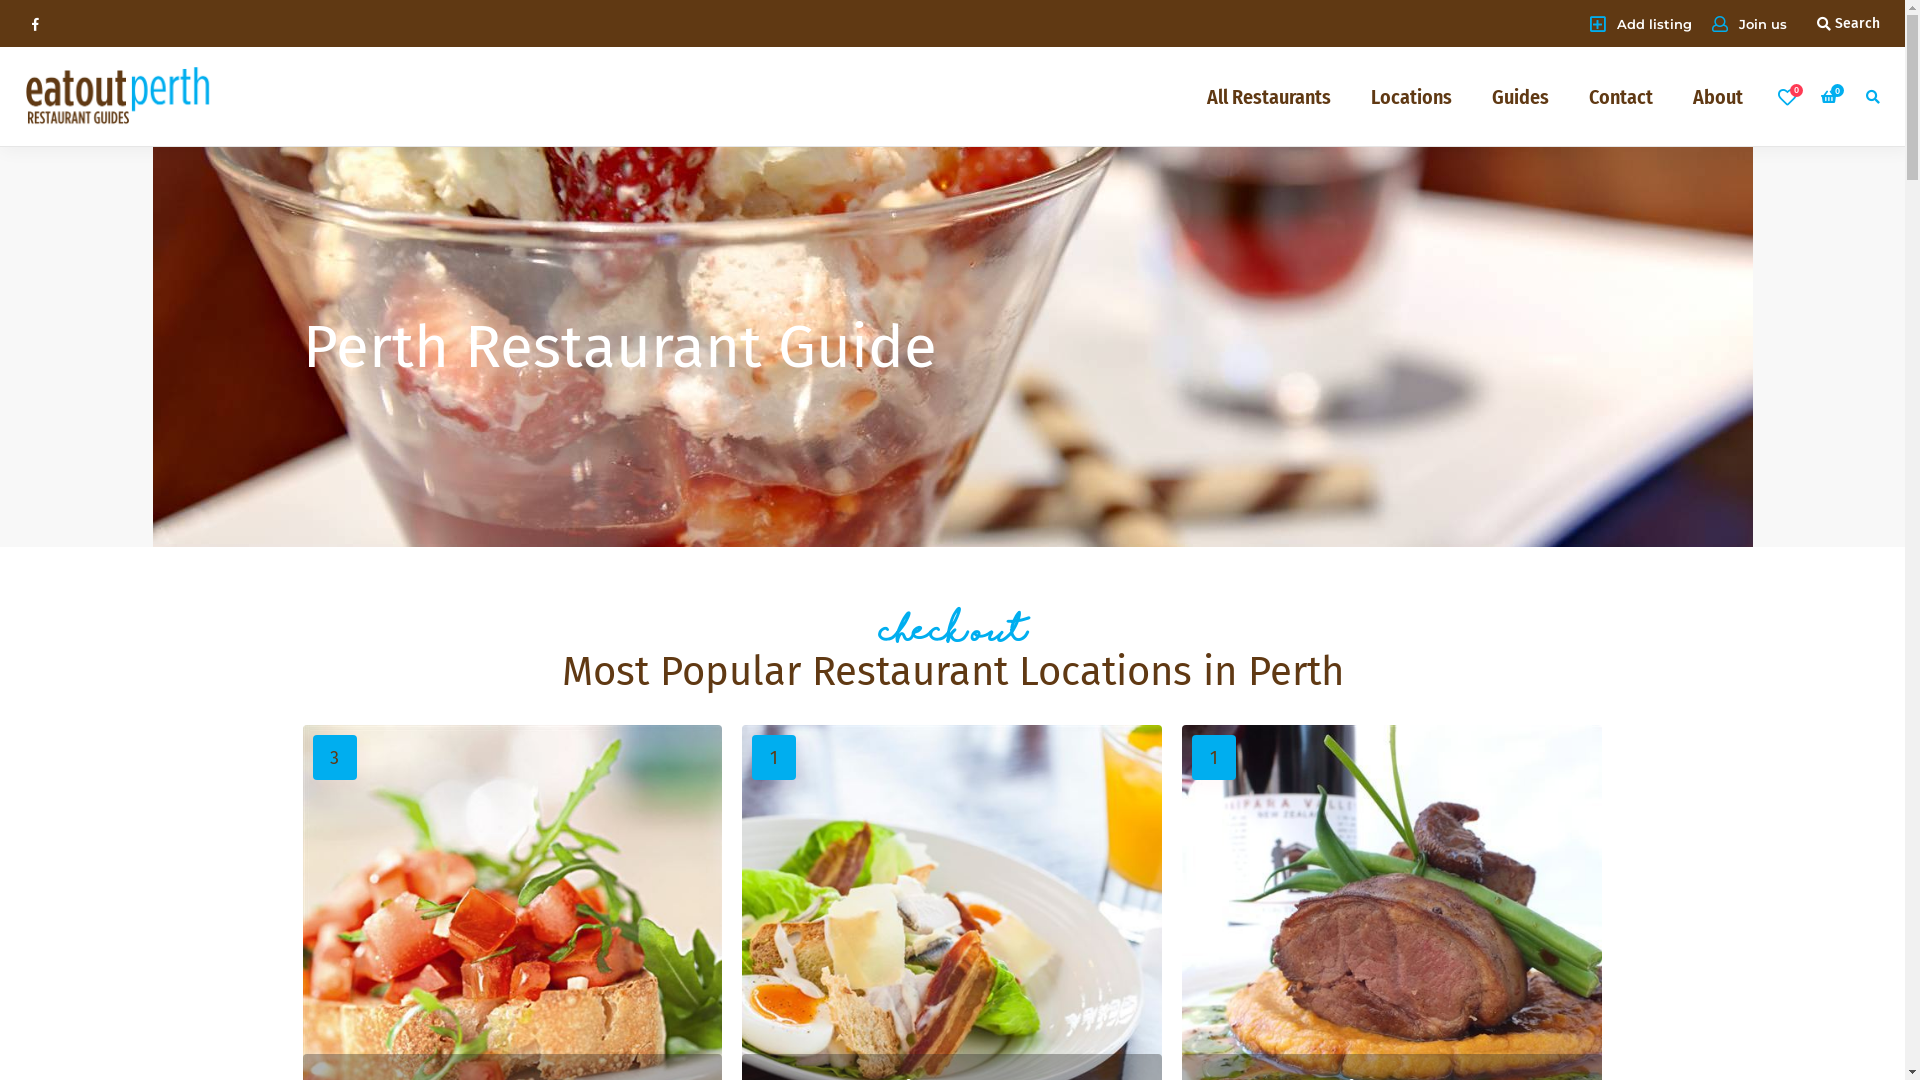 This screenshot has height=1080, width=1920. Describe the element at coordinates (1410, 96) in the screenshot. I see `'Locations'` at that location.